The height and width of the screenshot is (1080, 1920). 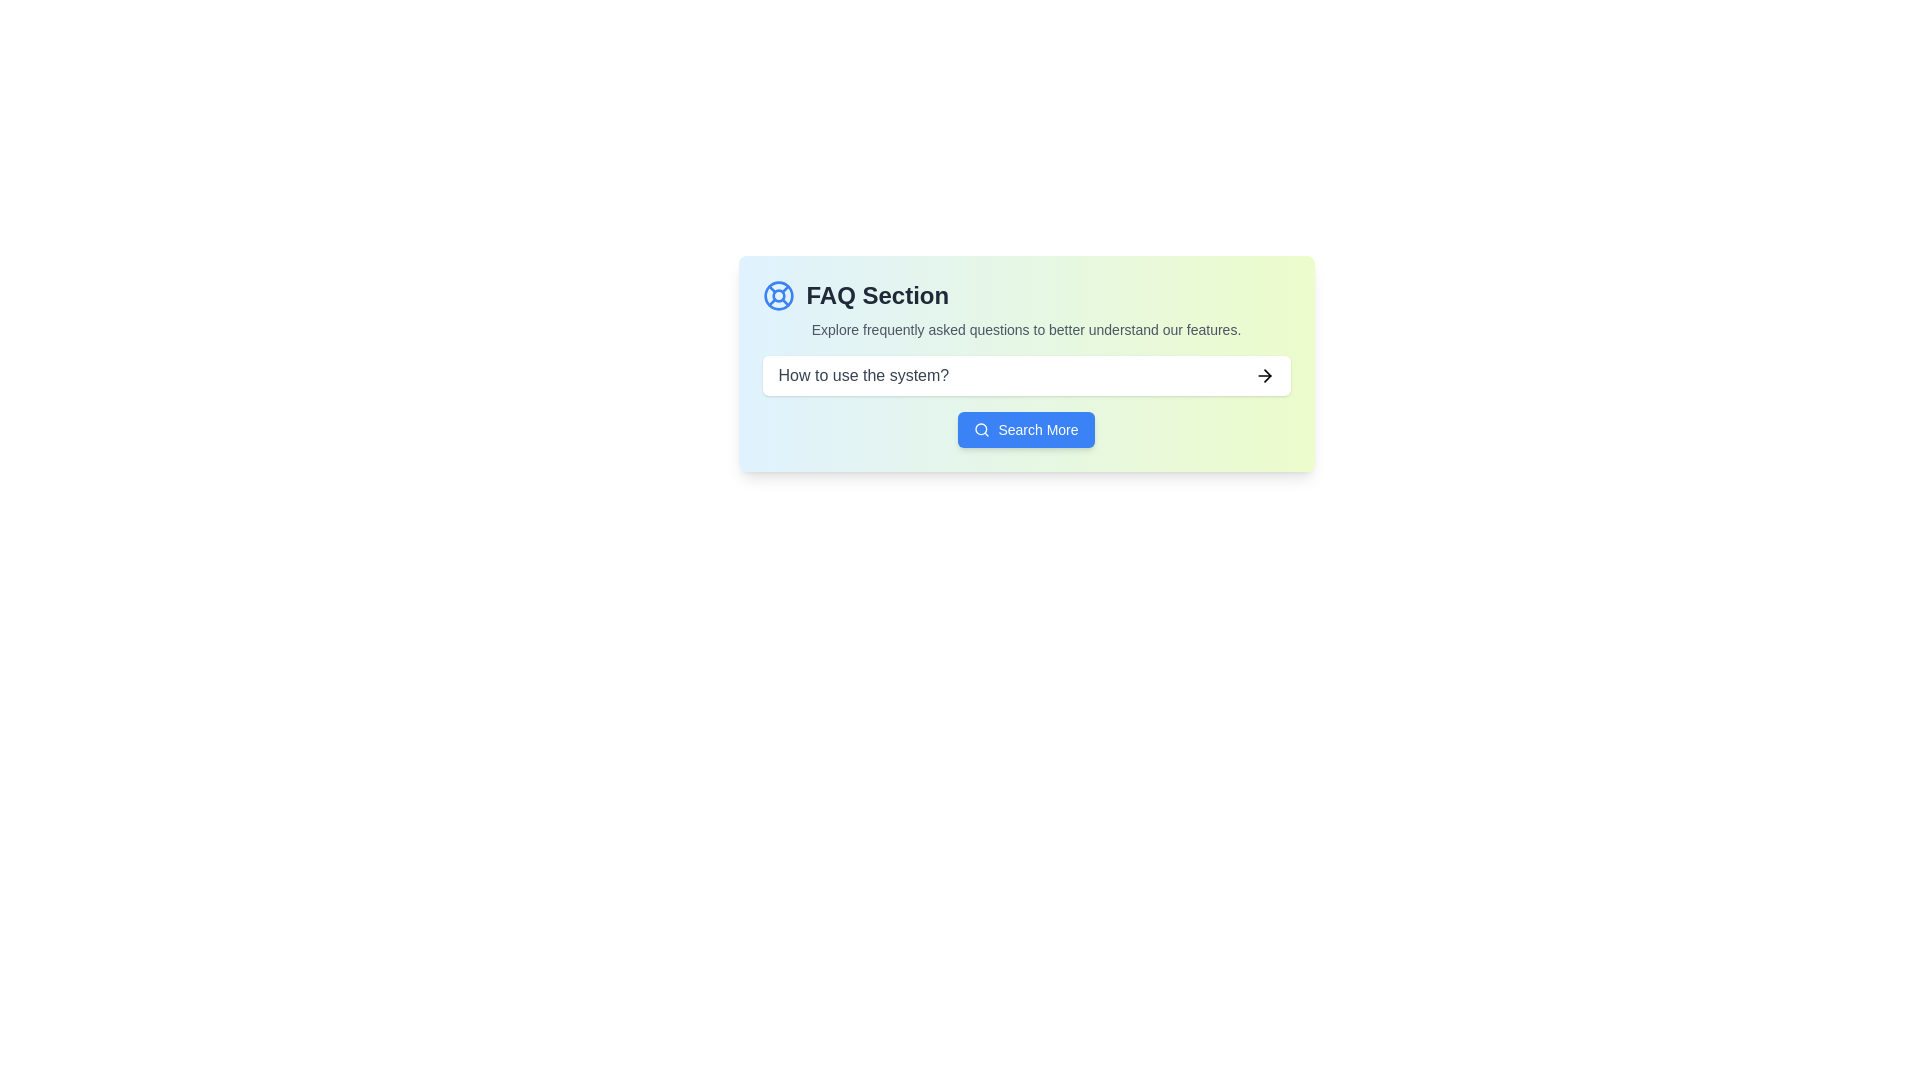 I want to click on the help icon located to the far left within the header area of the FAQ section, preceding the 'FAQ Section' text, so click(x=777, y=296).